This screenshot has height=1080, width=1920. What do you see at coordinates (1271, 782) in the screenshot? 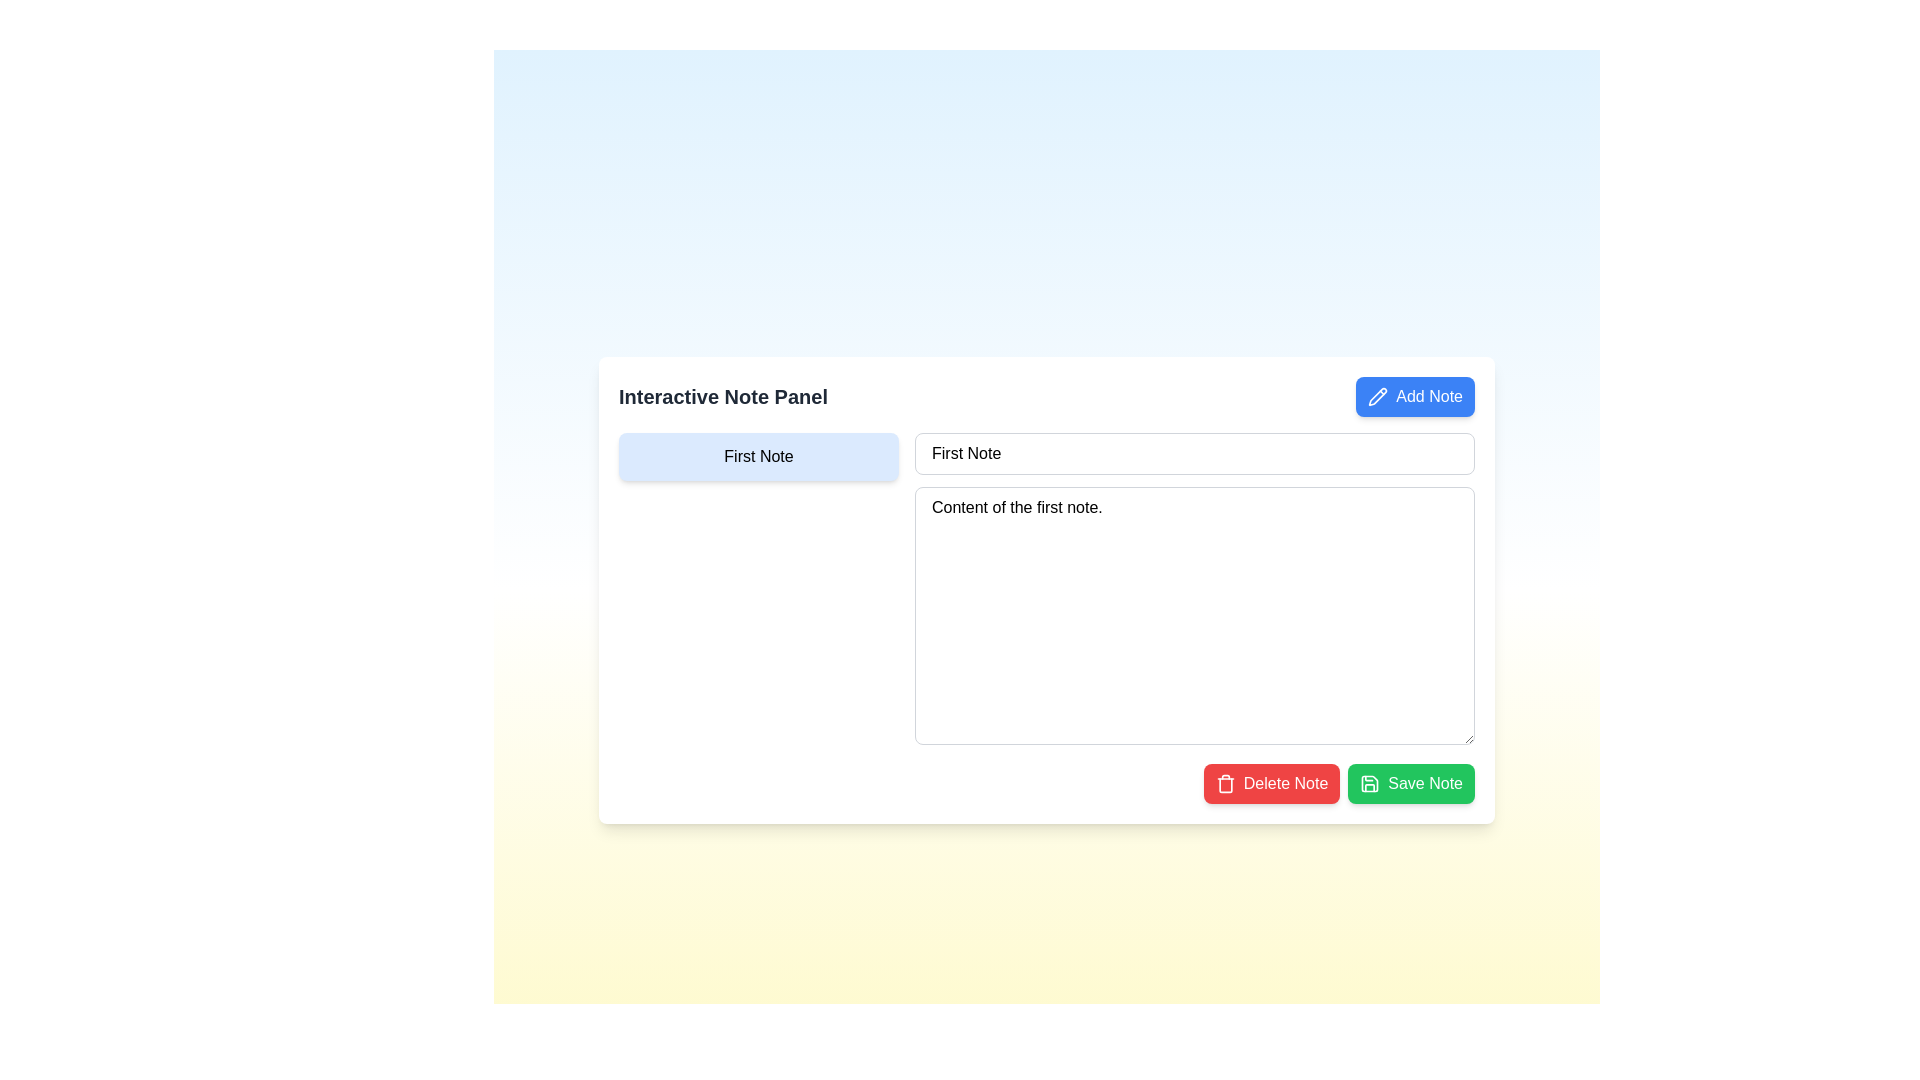
I see `the red 'Delete Note' button with a trash bin icon` at bounding box center [1271, 782].